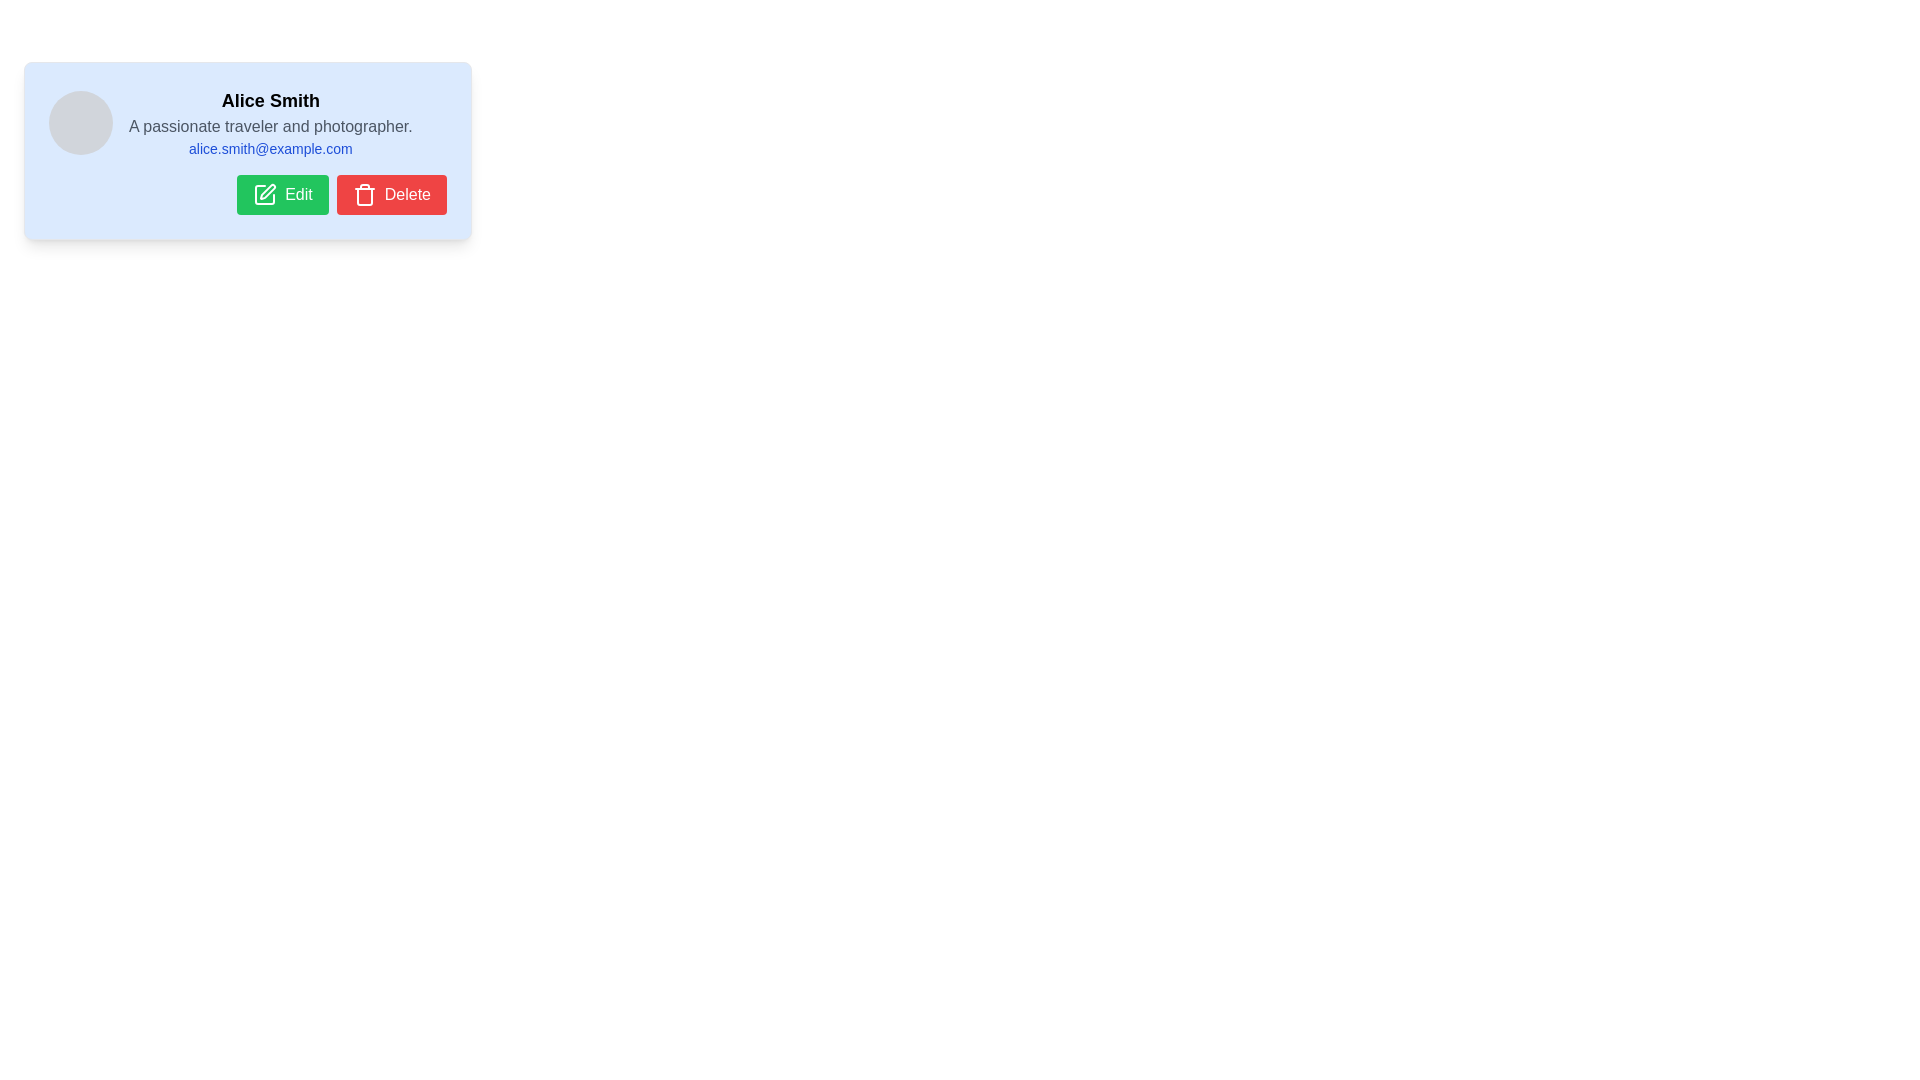 This screenshot has width=1920, height=1080. Describe the element at coordinates (269, 127) in the screenshot. I see `the text label displaying 'A passionate traveler and photographer.' which is styled in a subtle gray color and is positioned between the bold name 'Alice Smith' and the email 'alice.smith@example.com.'` at that location.